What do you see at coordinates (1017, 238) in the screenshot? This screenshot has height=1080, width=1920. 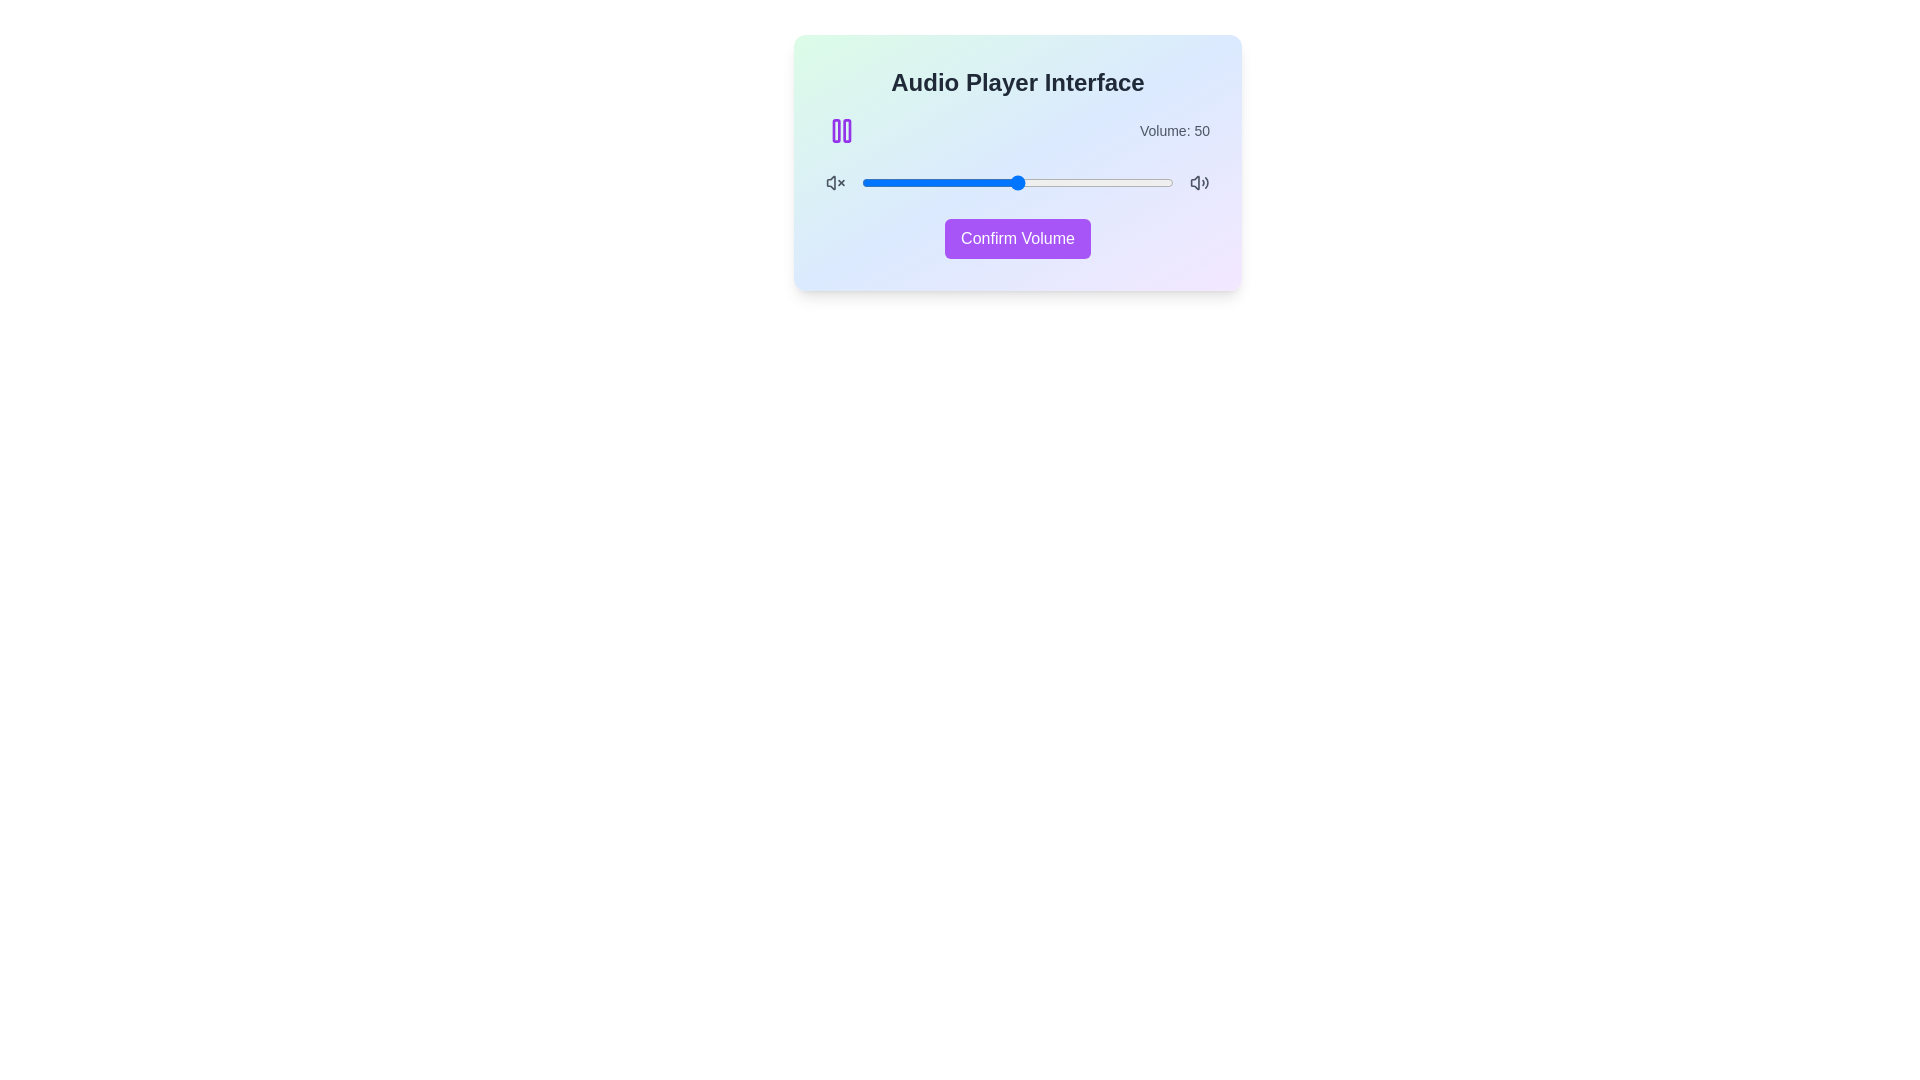 I see `the 'Confirm Volume' button, which is a rectangular button with a purple background and white rounded edges` at bounding box center [1017, 238].